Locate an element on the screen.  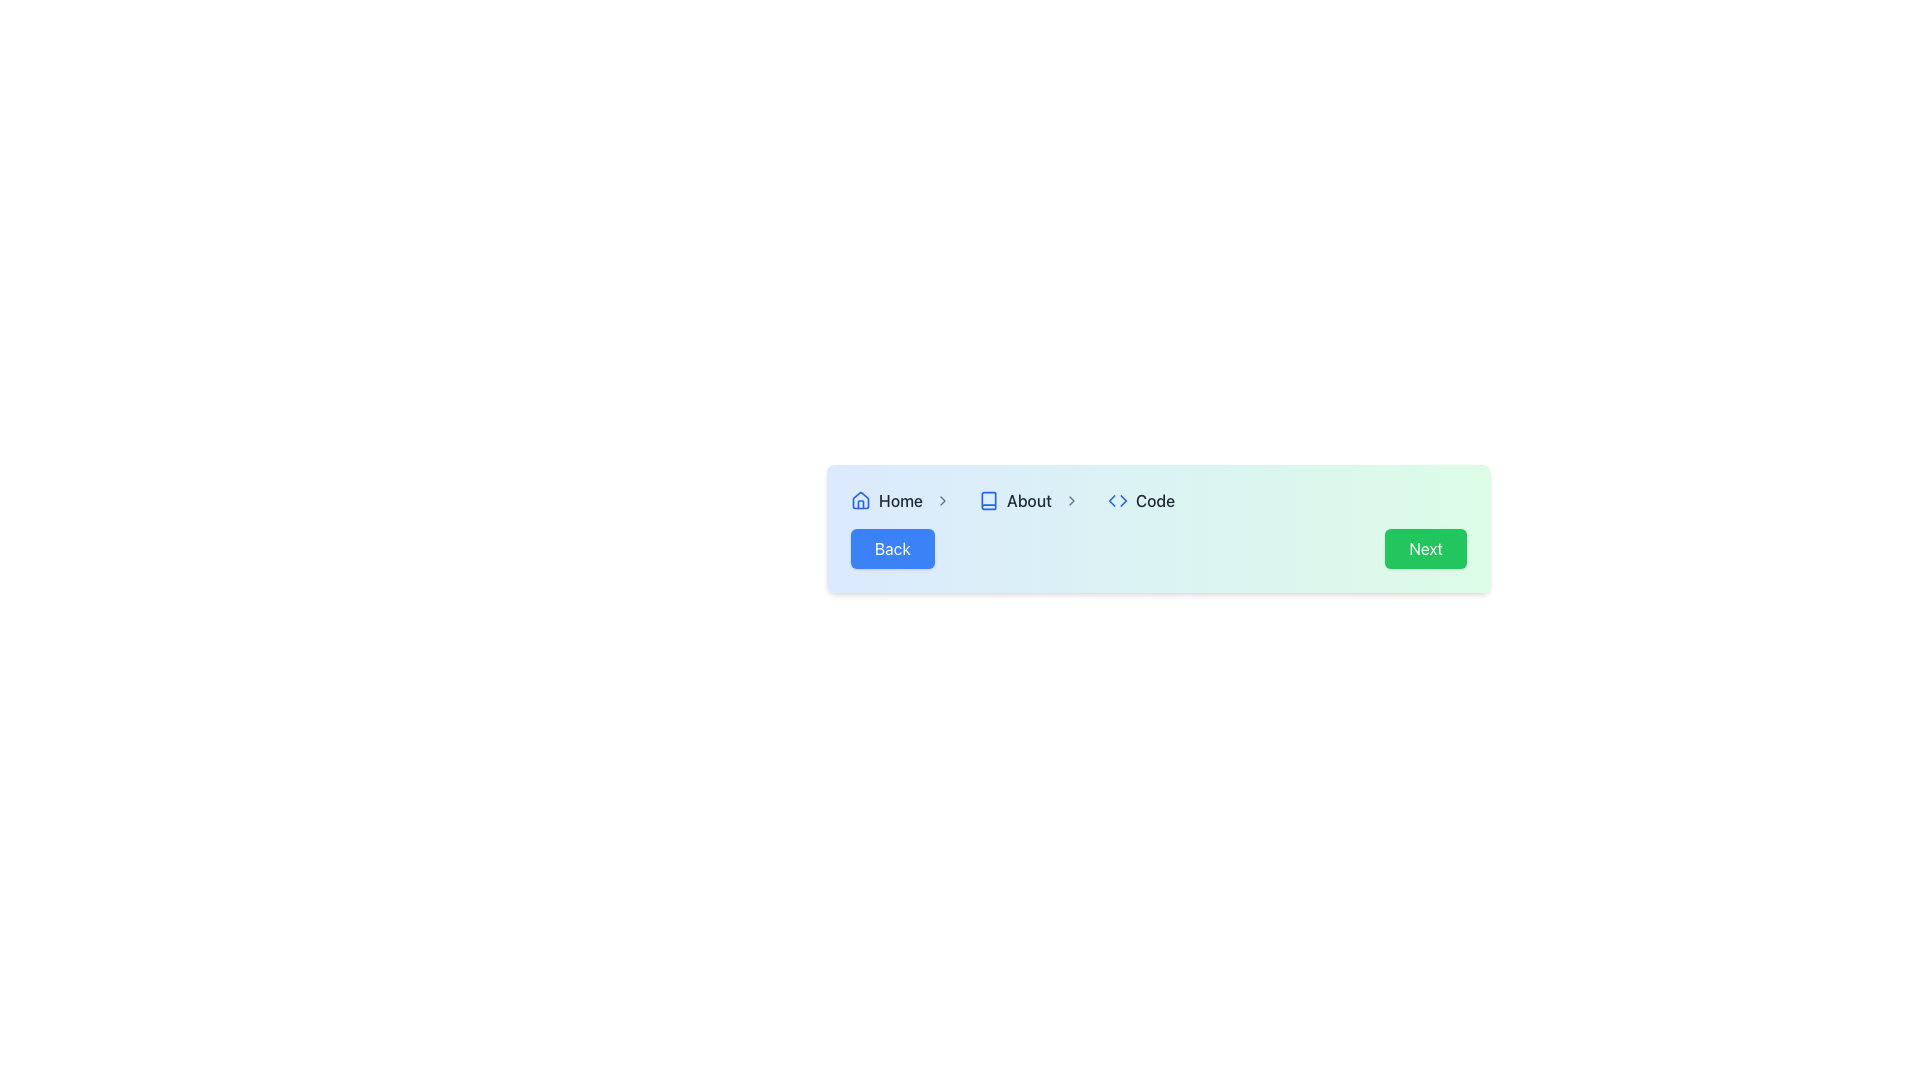
the 'Next' button located at the bottom-right of the interface is located at coordinates (1425, 548).